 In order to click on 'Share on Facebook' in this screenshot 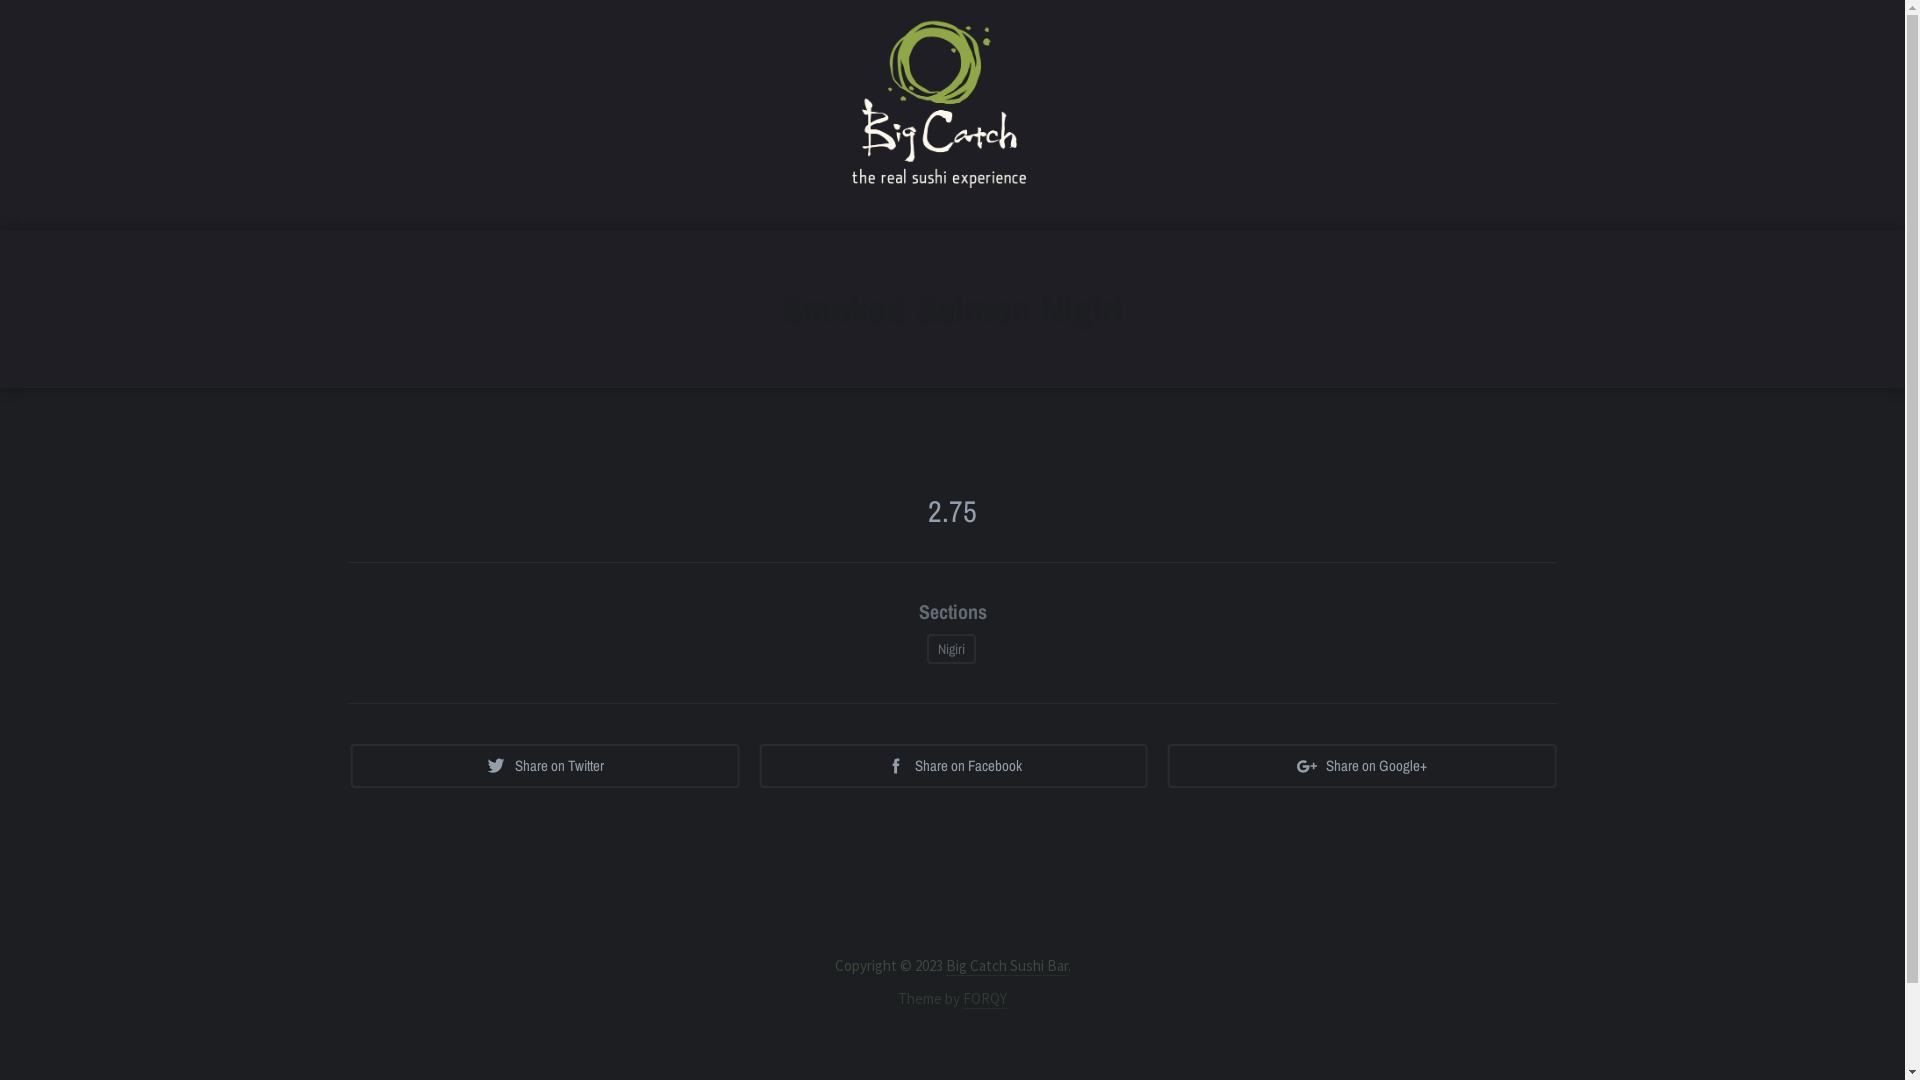, I will do `click(952, 765)`.